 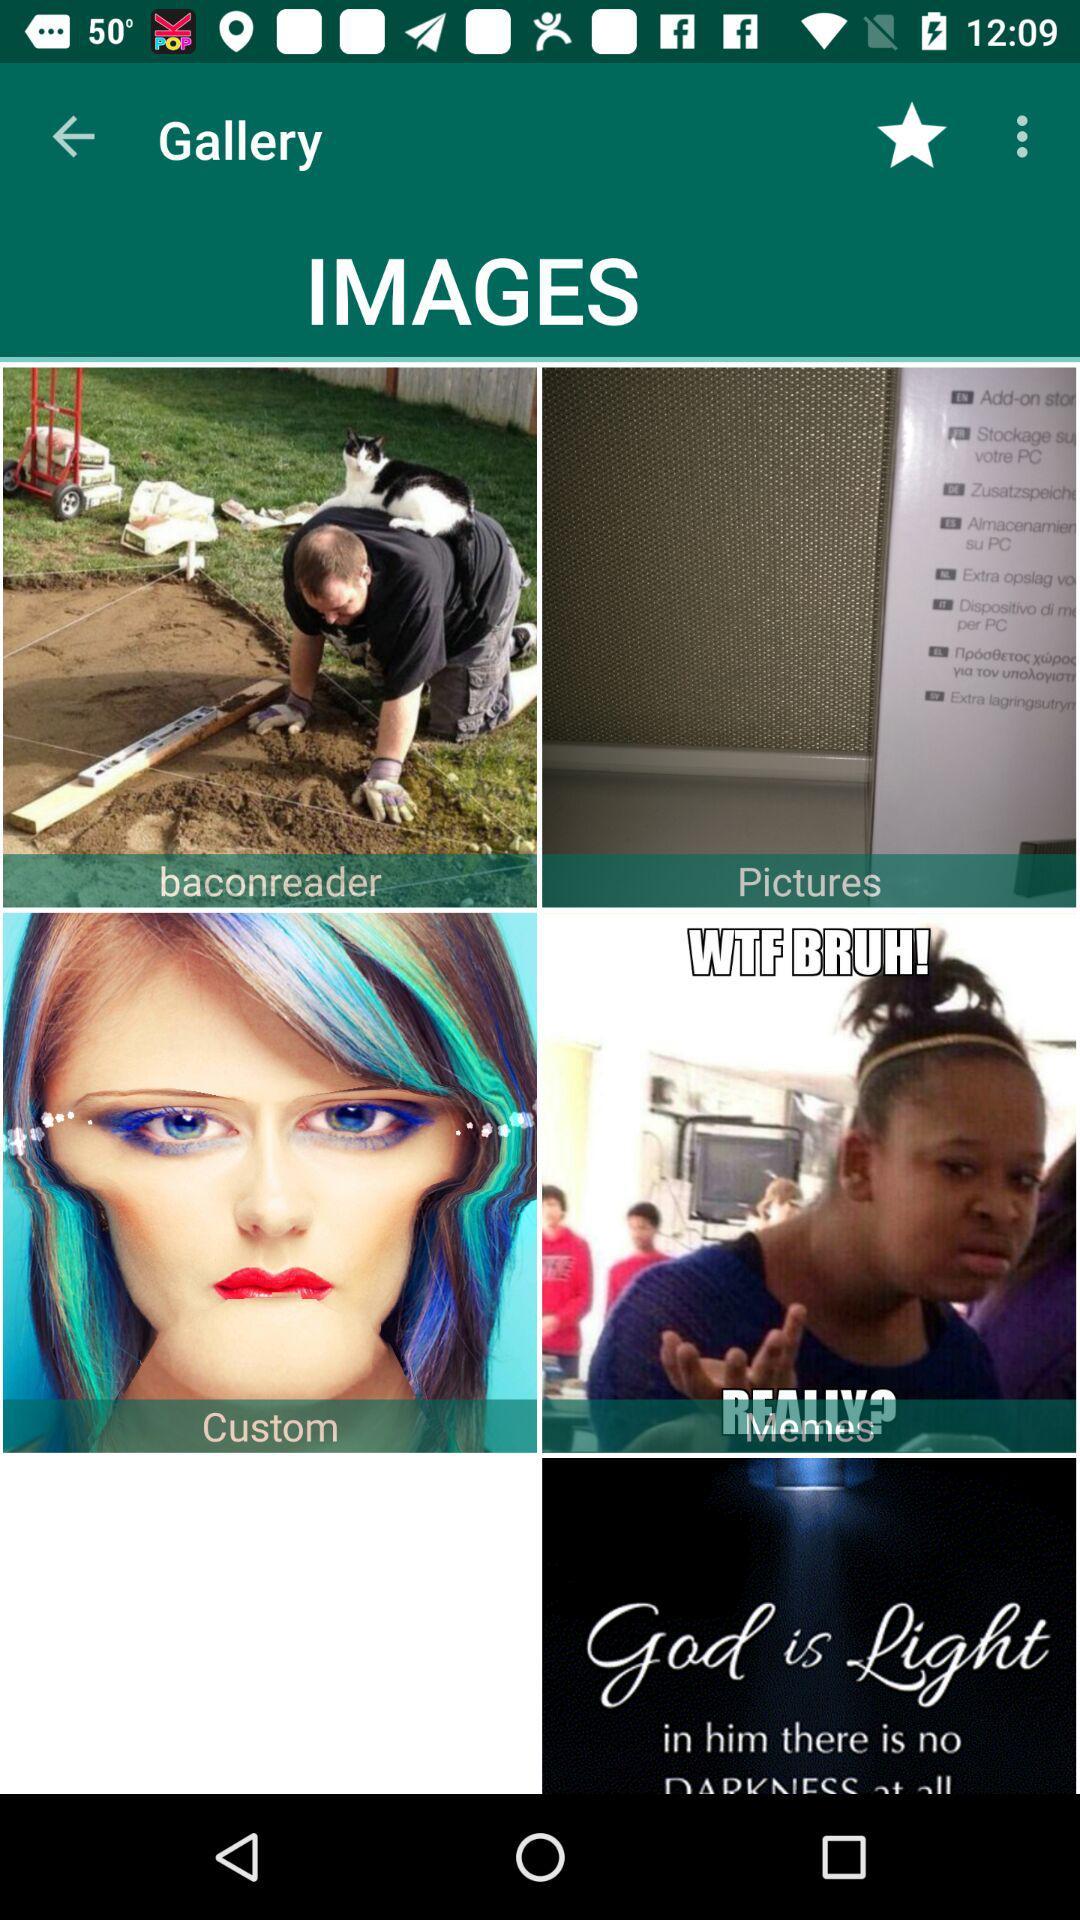 I want to click on icon next to the images       icon, so click(x=911, y=135).